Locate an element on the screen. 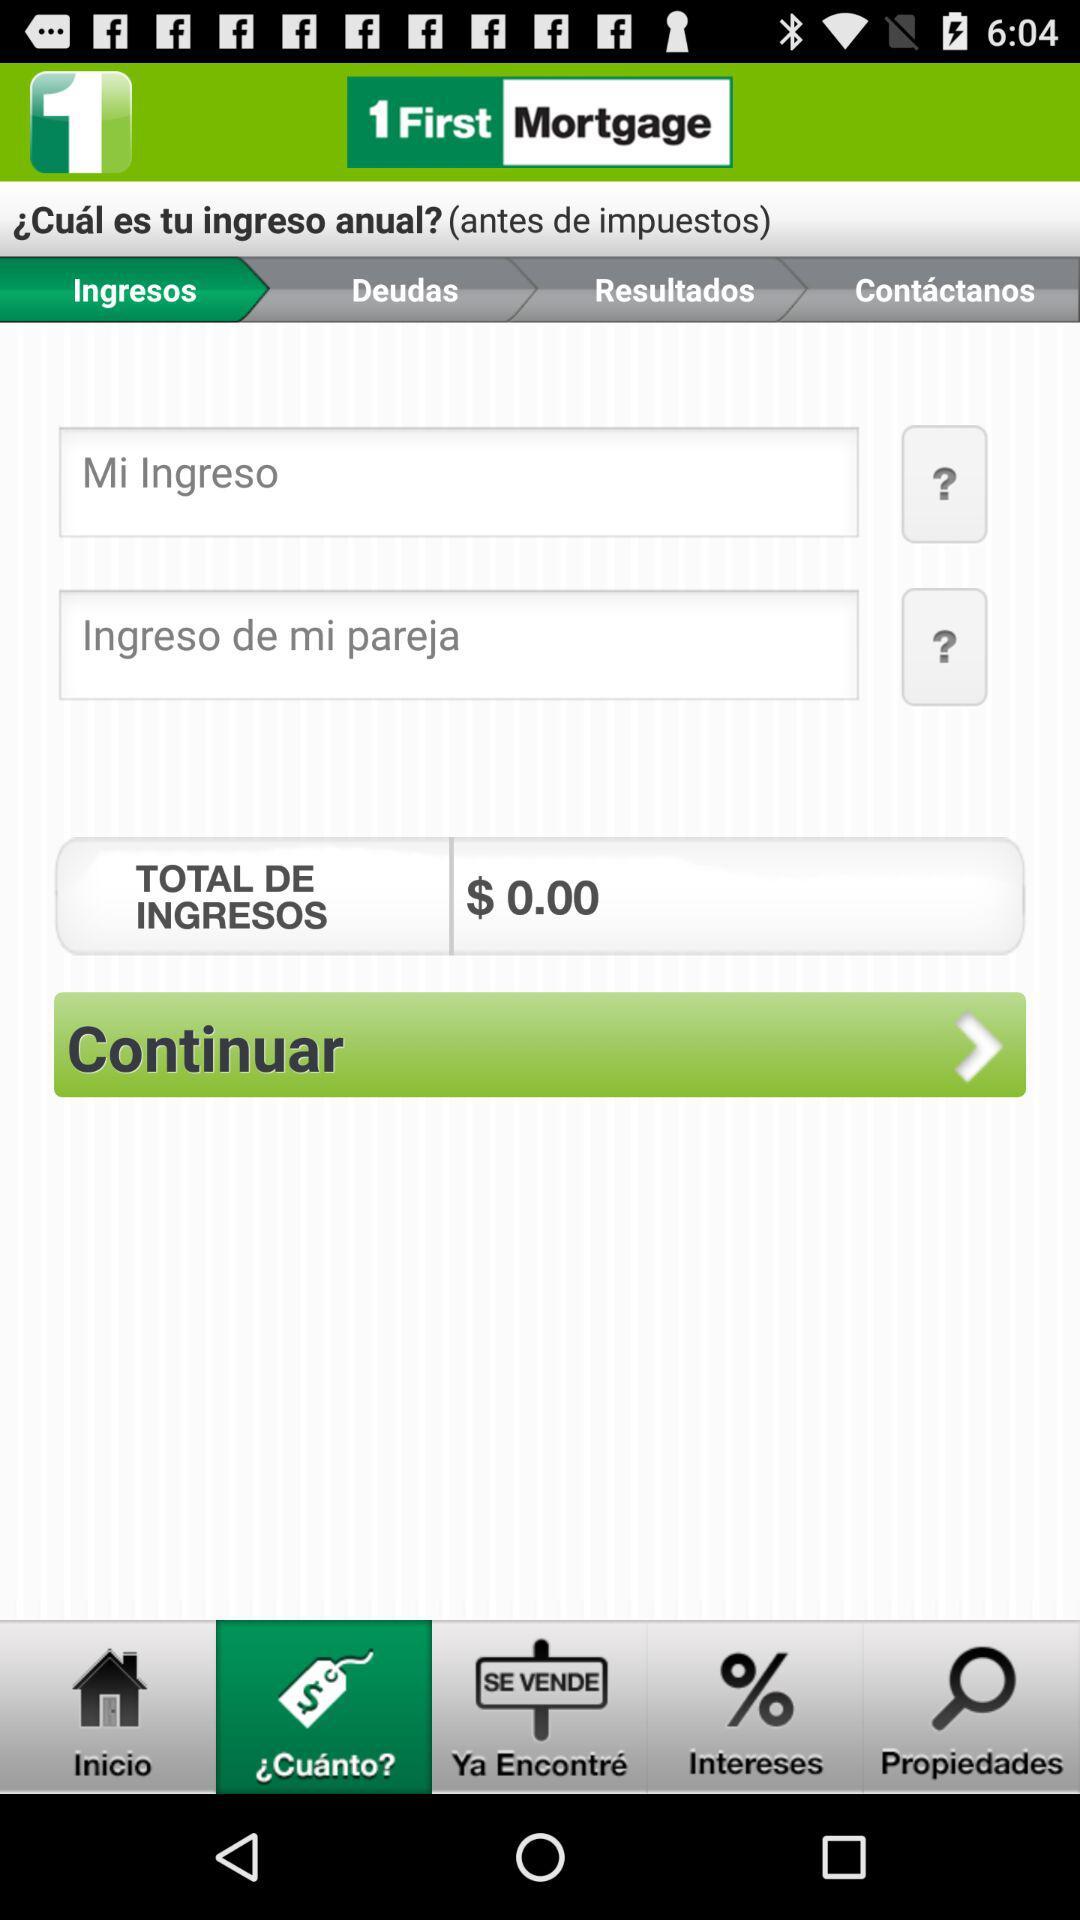  the facebook icon is located at coordinates (80, 129).